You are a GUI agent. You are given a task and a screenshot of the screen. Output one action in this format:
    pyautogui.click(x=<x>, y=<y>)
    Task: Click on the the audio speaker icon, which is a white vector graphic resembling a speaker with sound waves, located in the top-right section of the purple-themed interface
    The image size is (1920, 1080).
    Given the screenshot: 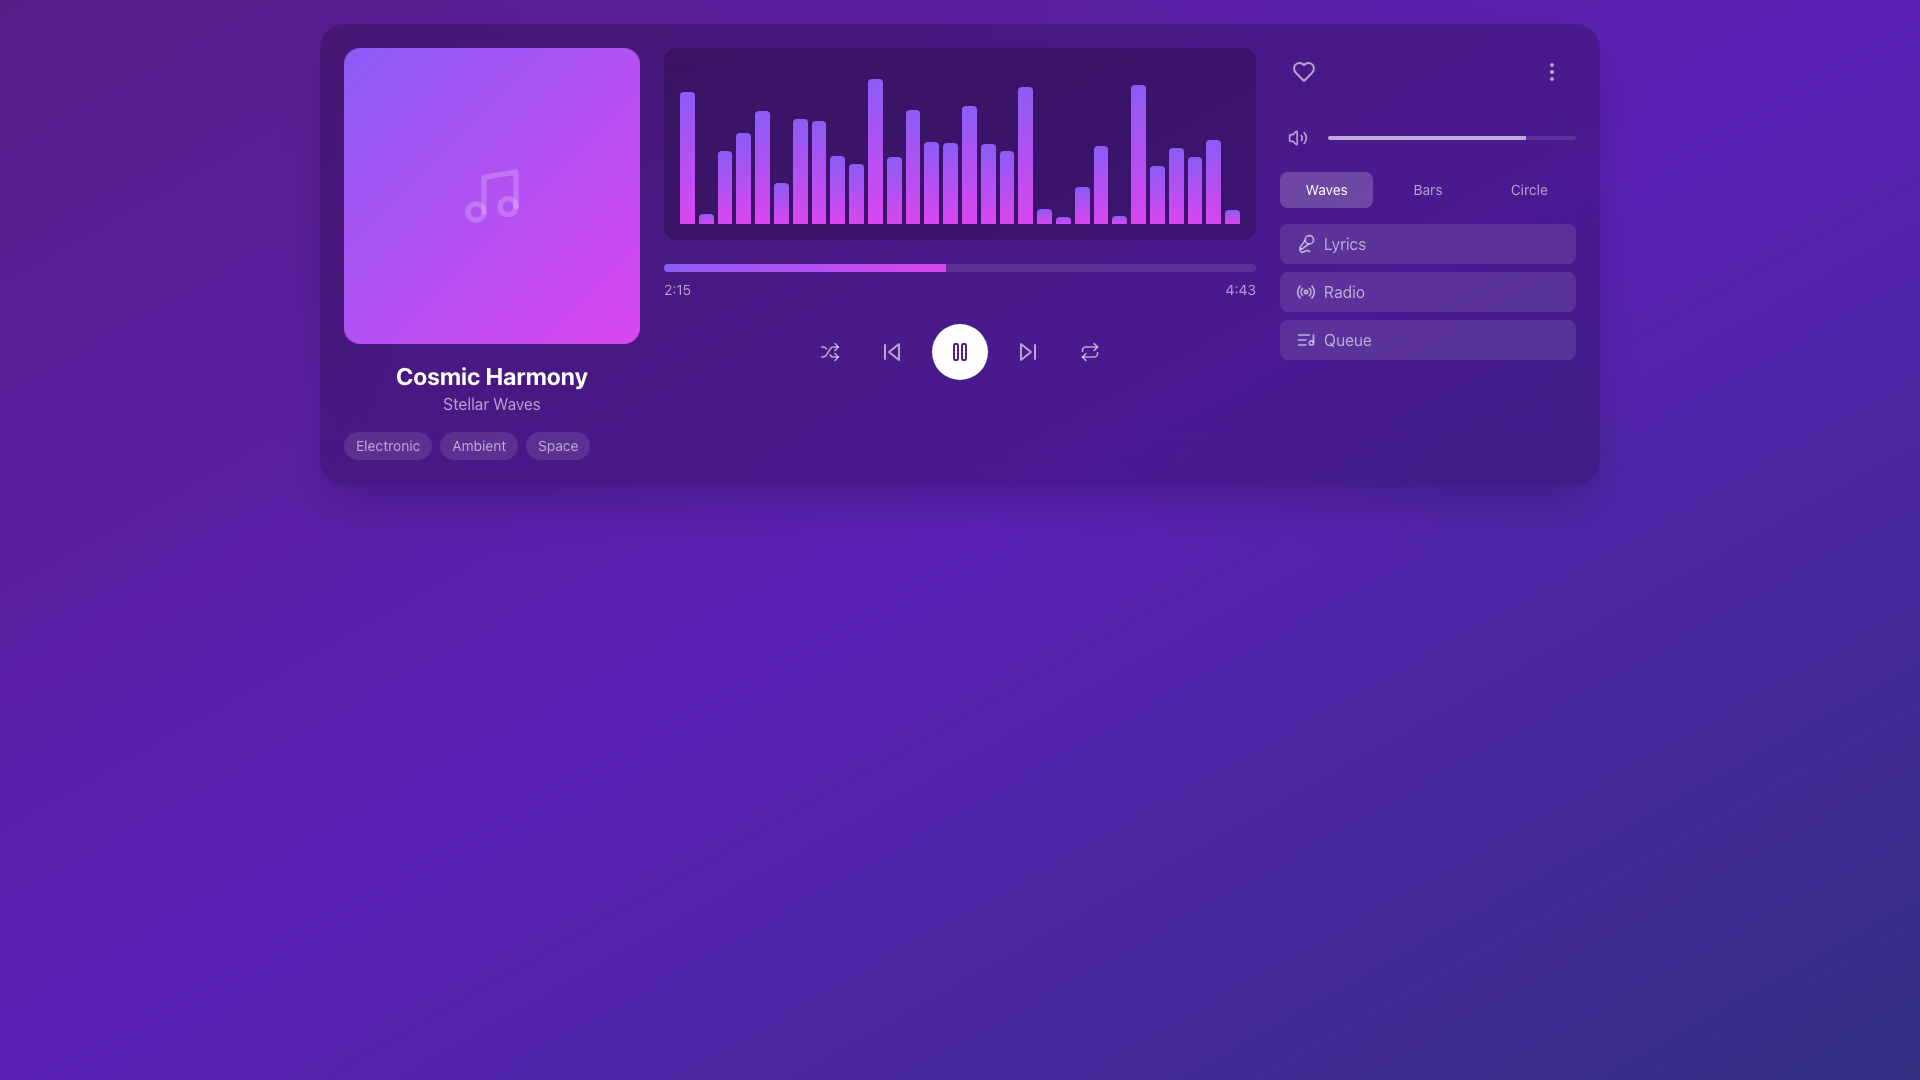 What is the action you would take?
    pyautogui.click(x=1297, y=137)
    